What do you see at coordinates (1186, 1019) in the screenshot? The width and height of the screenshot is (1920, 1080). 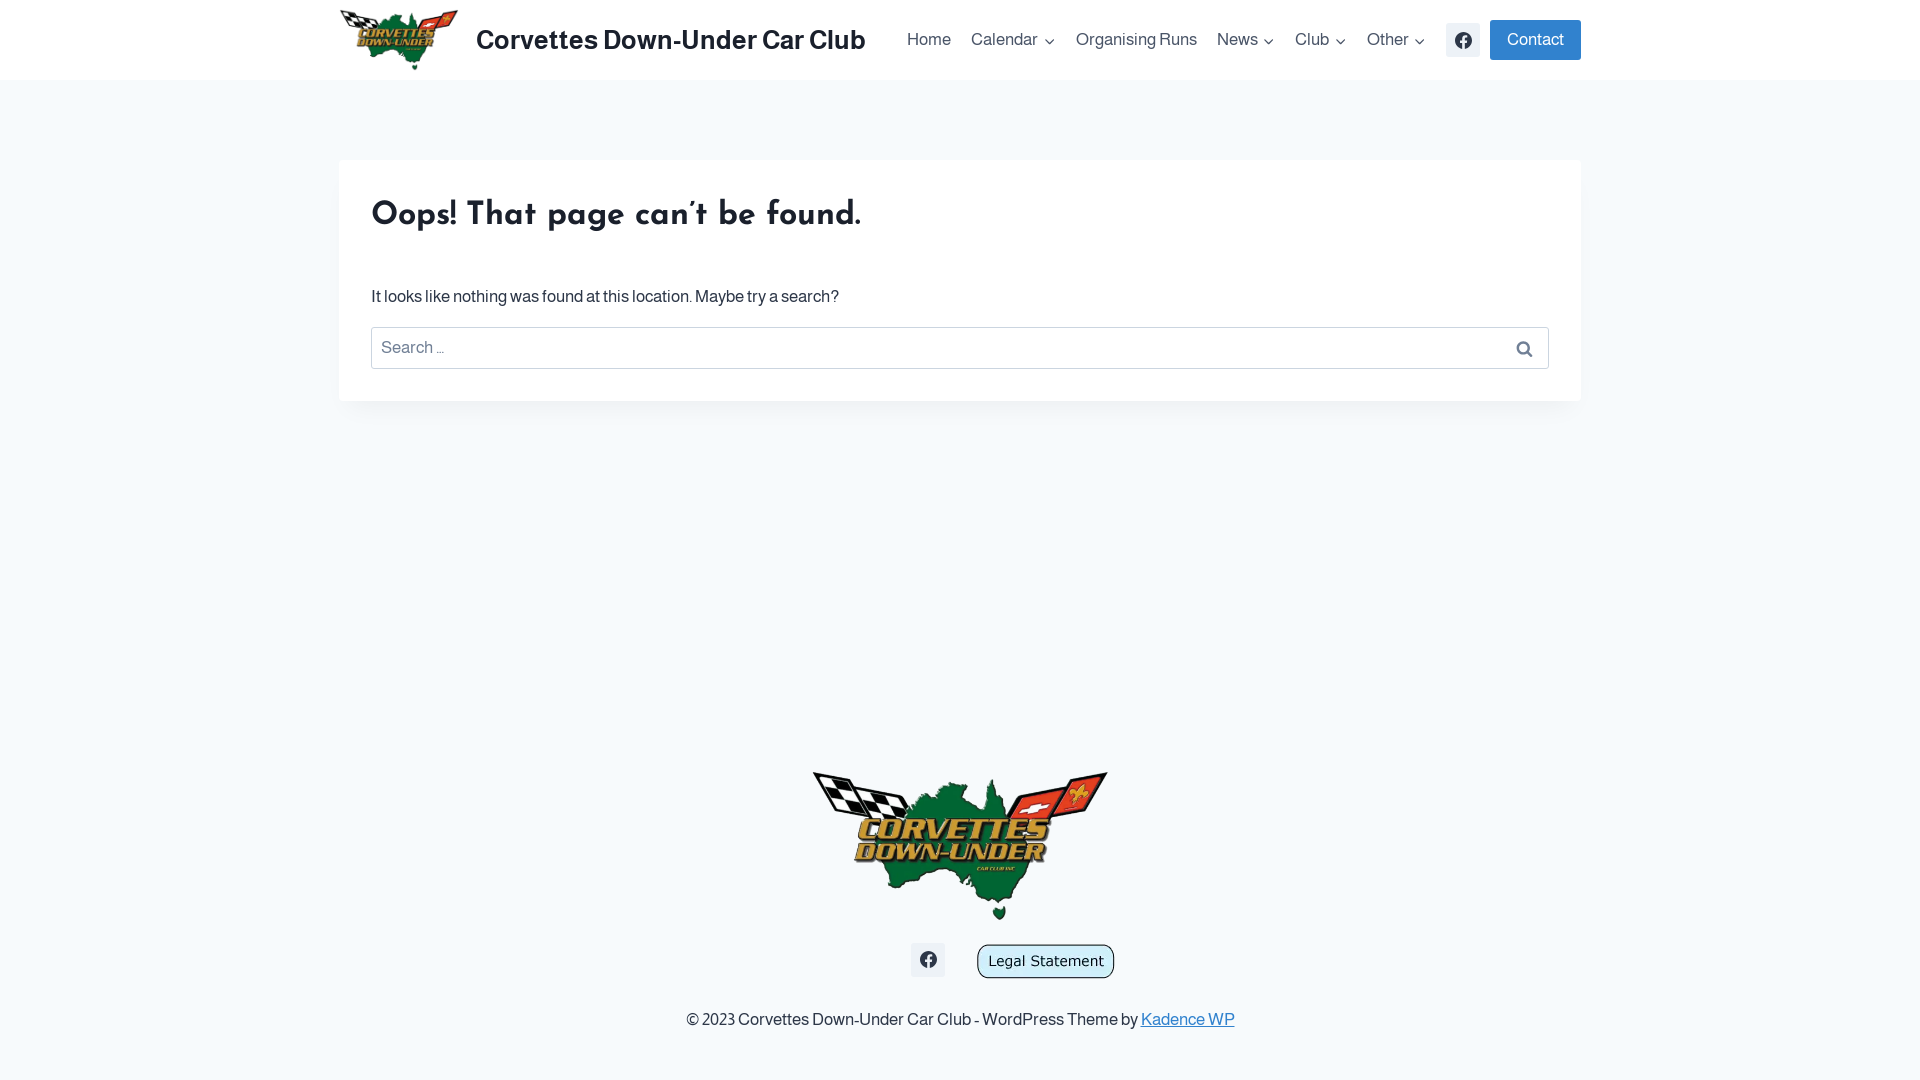 I see `'Kadence WP'` at bounding box center [1186, 1019].